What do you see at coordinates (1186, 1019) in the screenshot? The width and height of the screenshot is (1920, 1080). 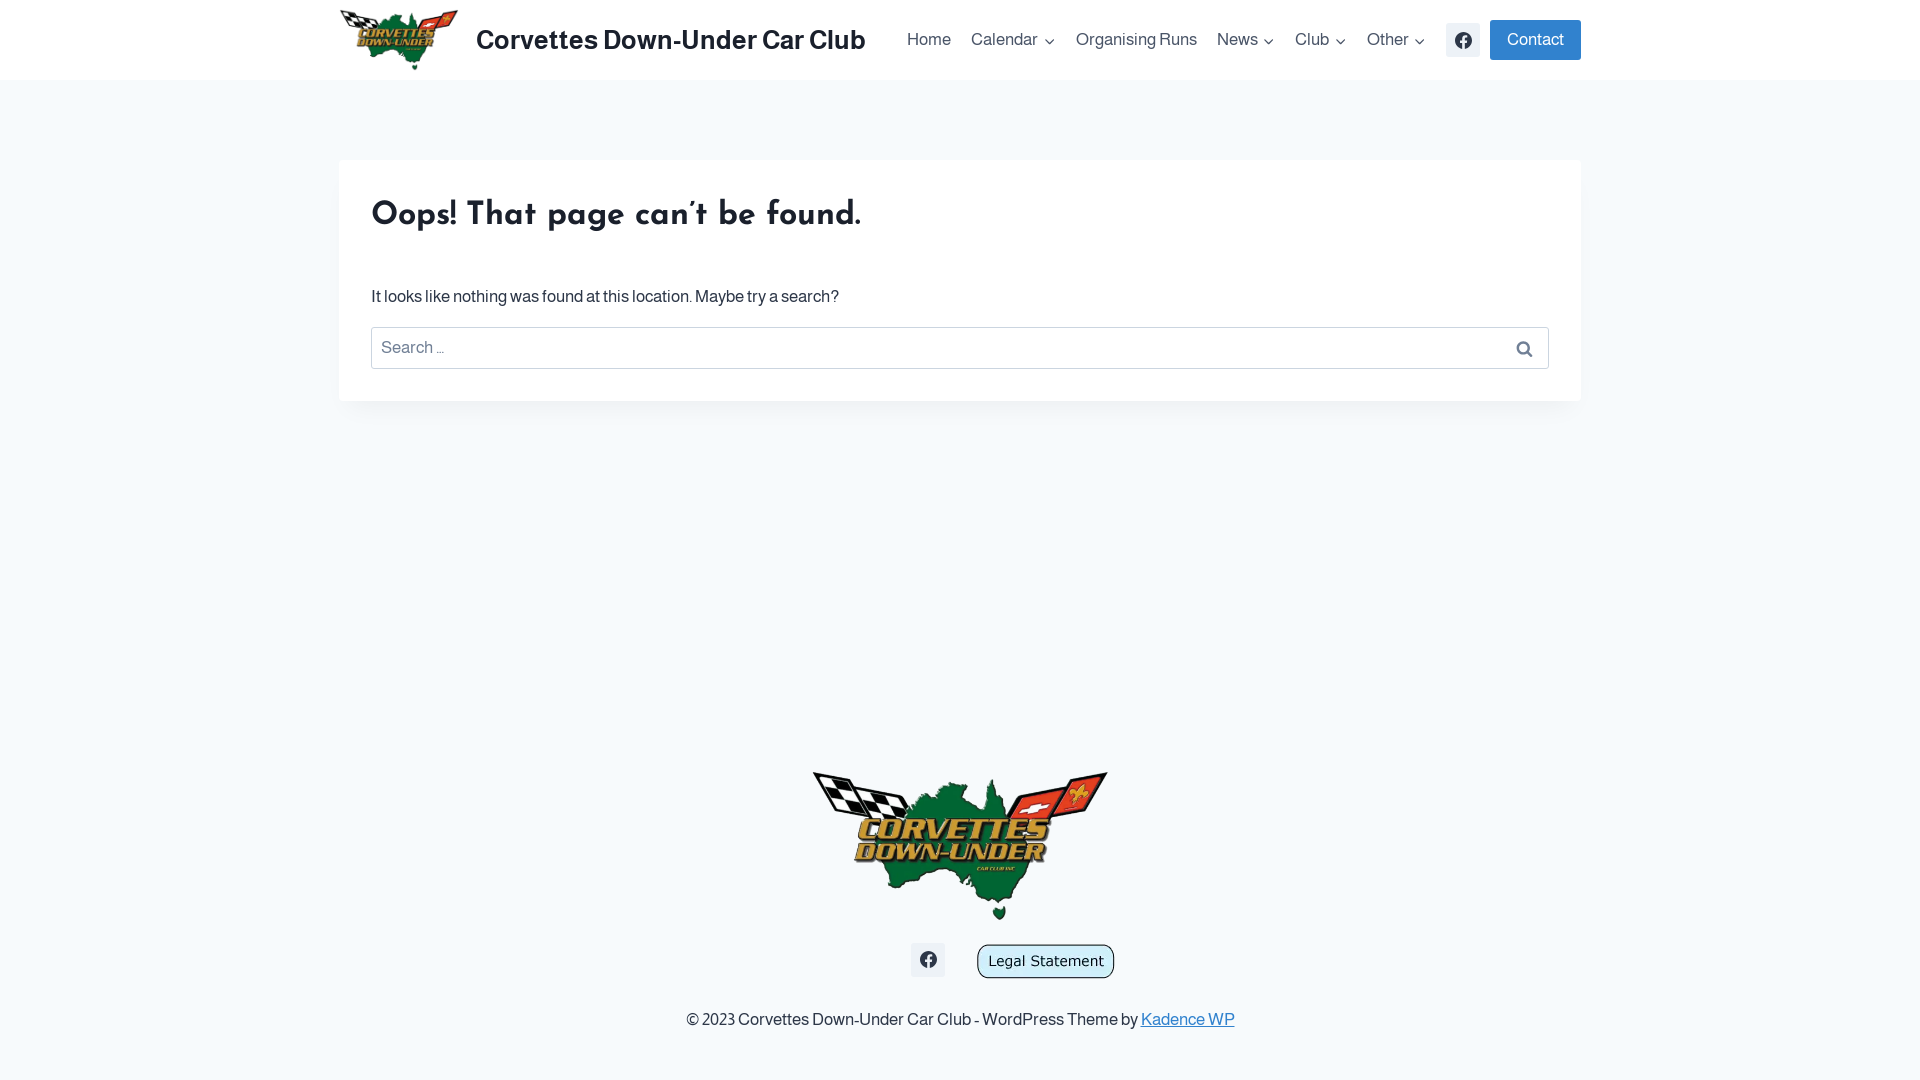 I see `'Kadence WP'` at bounding box center [1186, 1019].